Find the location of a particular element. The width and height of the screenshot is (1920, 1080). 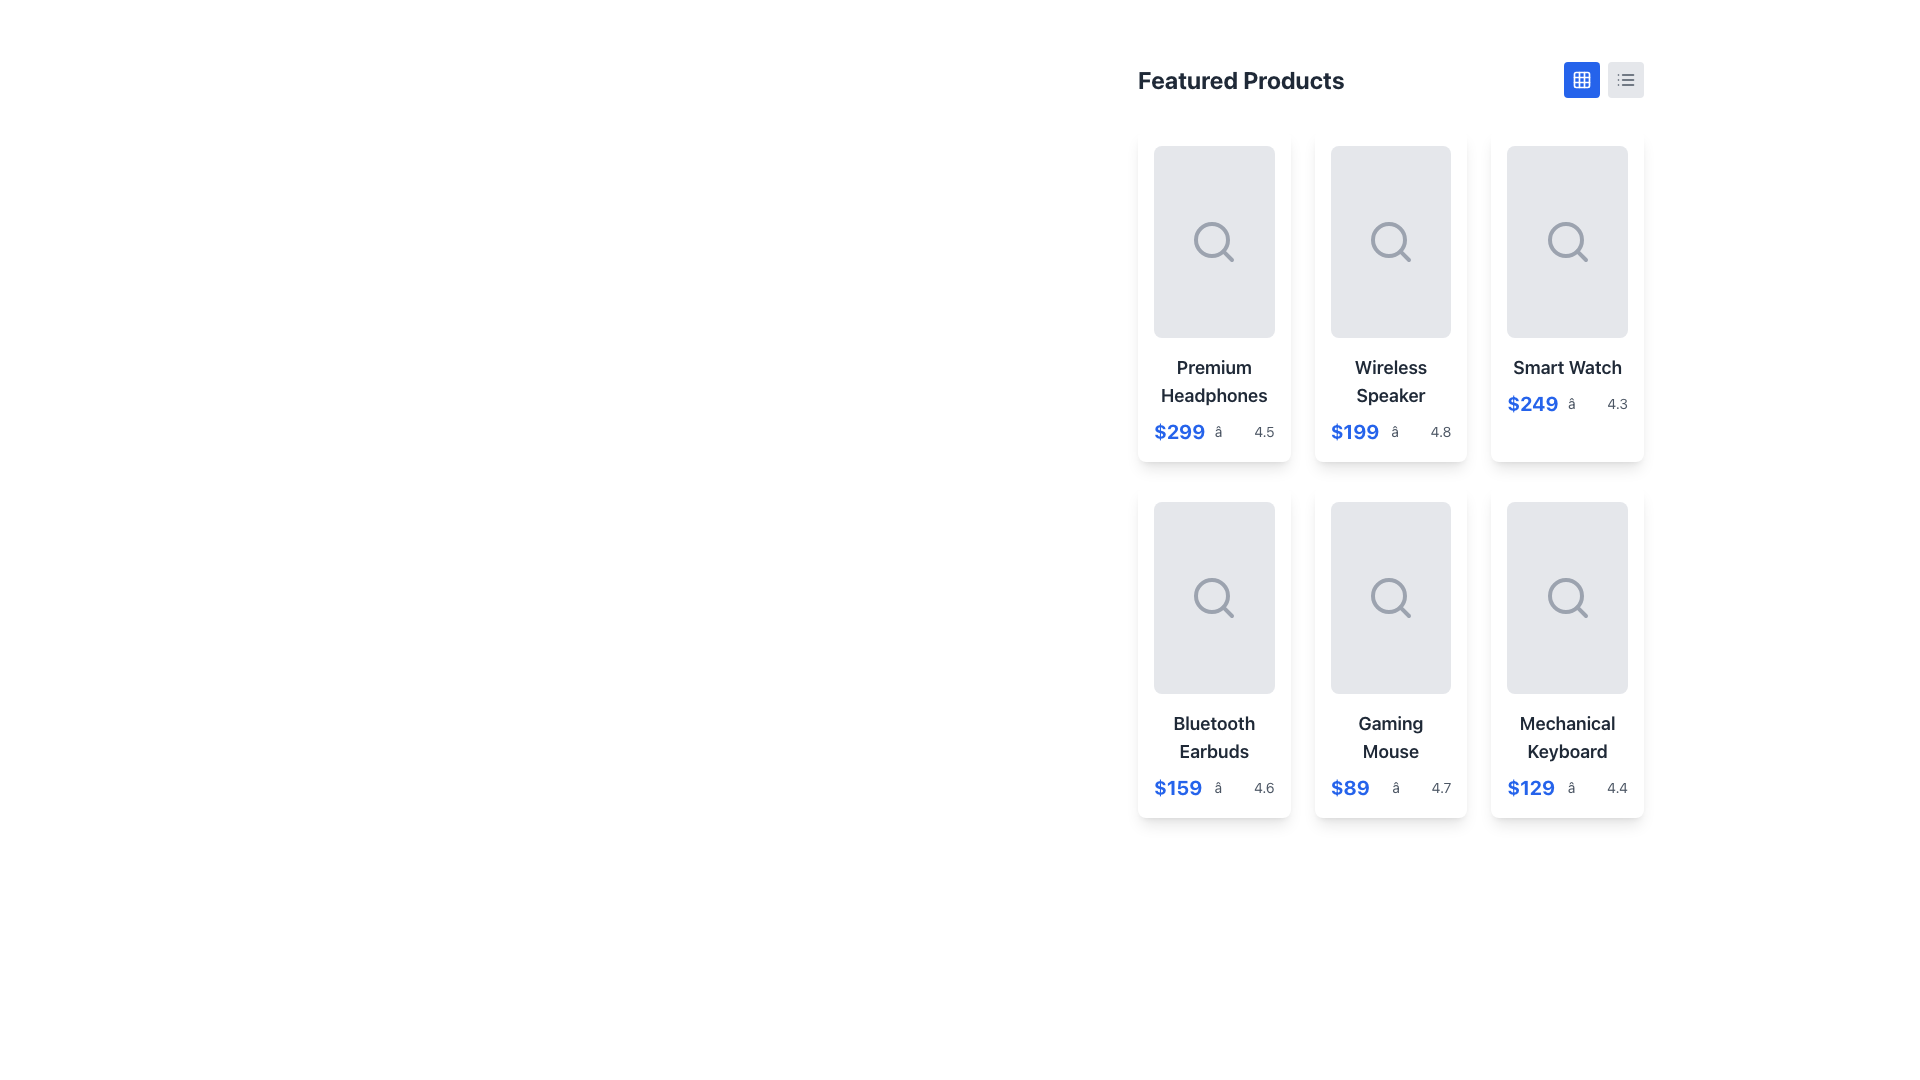

the card displaying a magnifying glass icon on a light gray background, which is the first section of the 'Bluetooth Earbuds' item card in the second row, first column of the product grid is located at coordinates (1213, 596).